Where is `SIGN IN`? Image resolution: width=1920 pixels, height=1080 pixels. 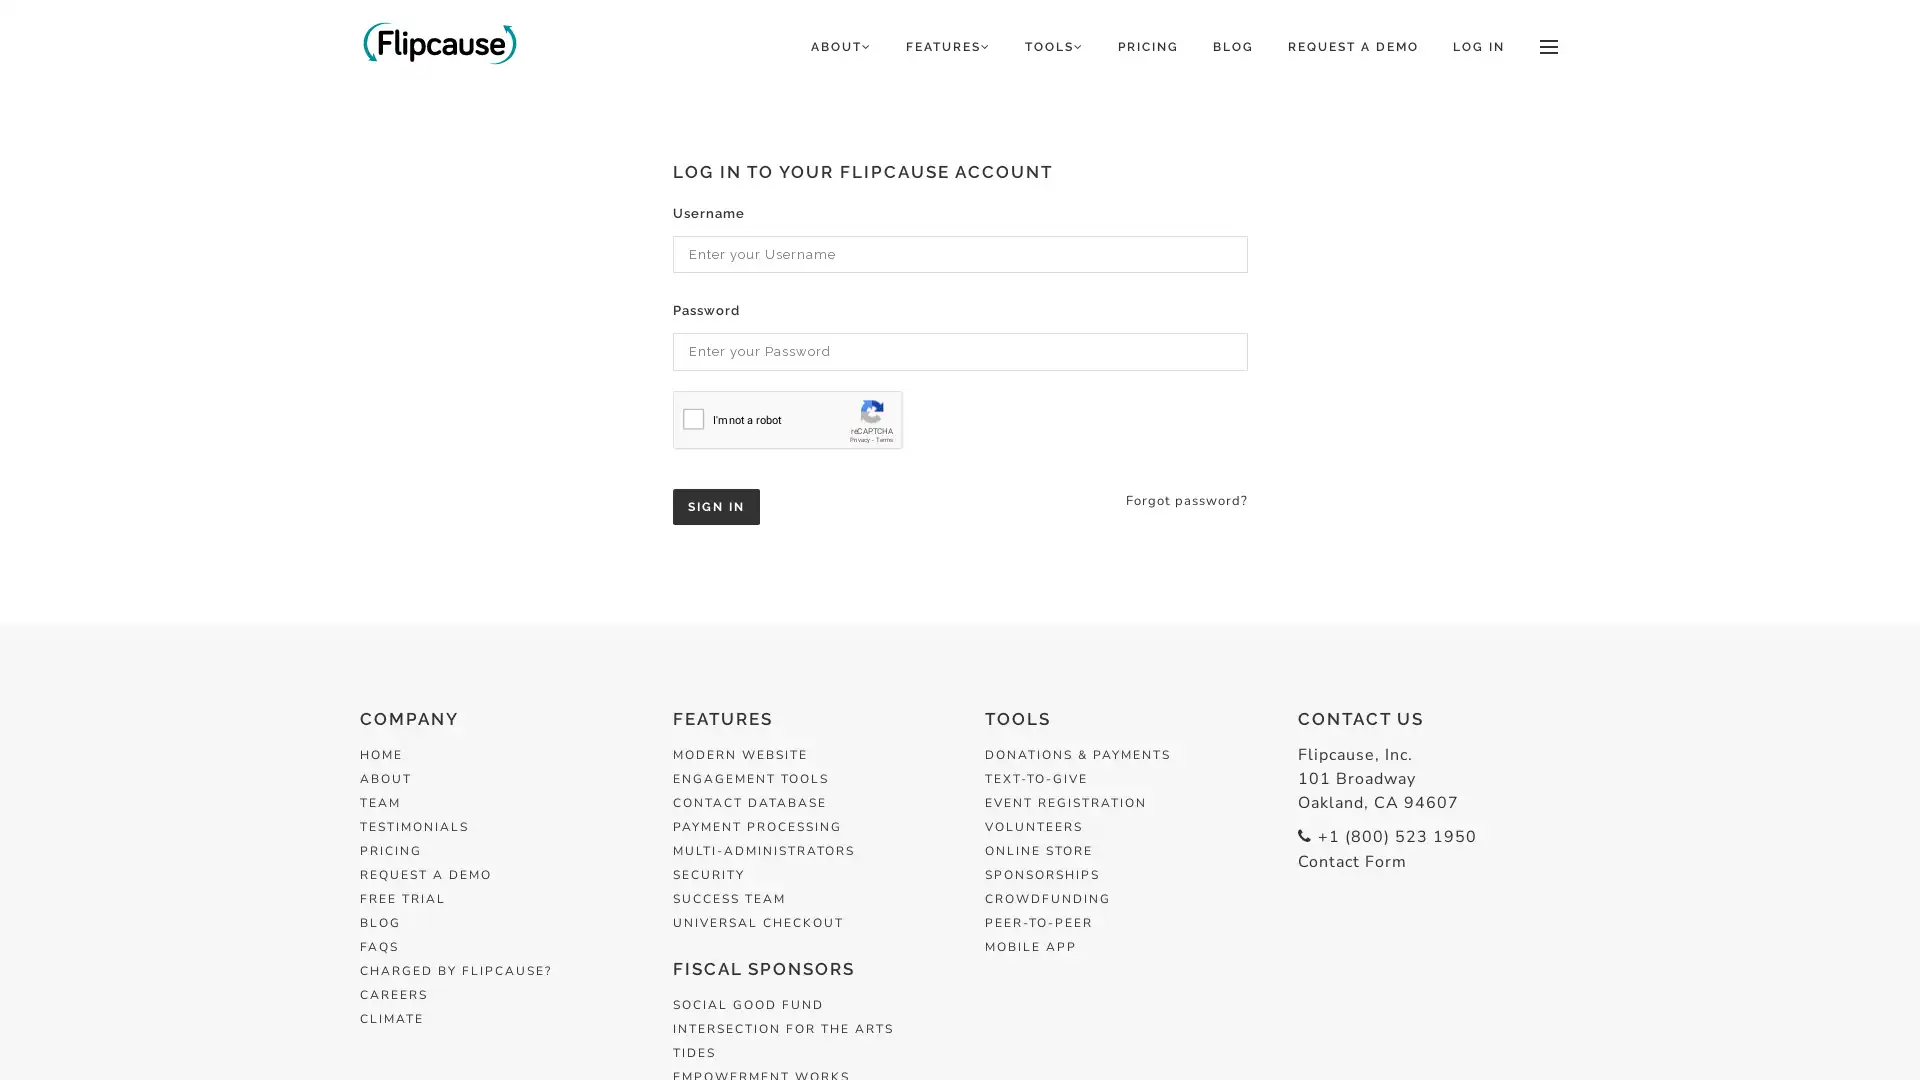
SIGN IN is located at coordinates (715, 504).